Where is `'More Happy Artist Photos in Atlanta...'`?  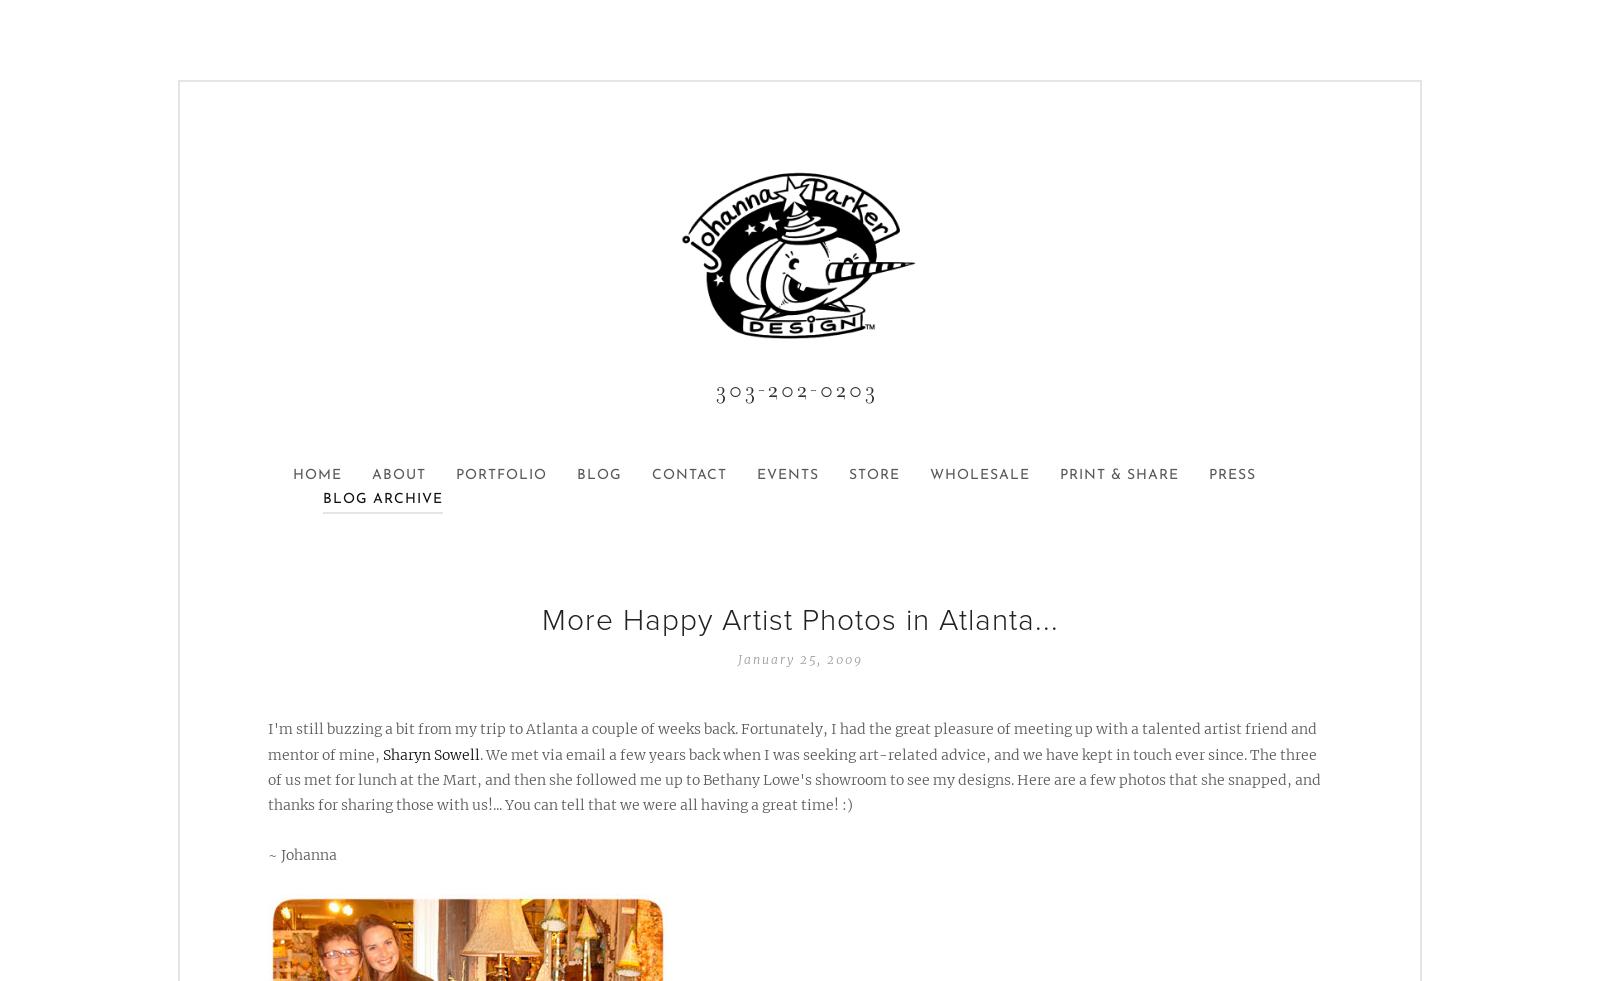 'More Happy Artist Photos in Atlanta...' is located at coordinates (539, 619).